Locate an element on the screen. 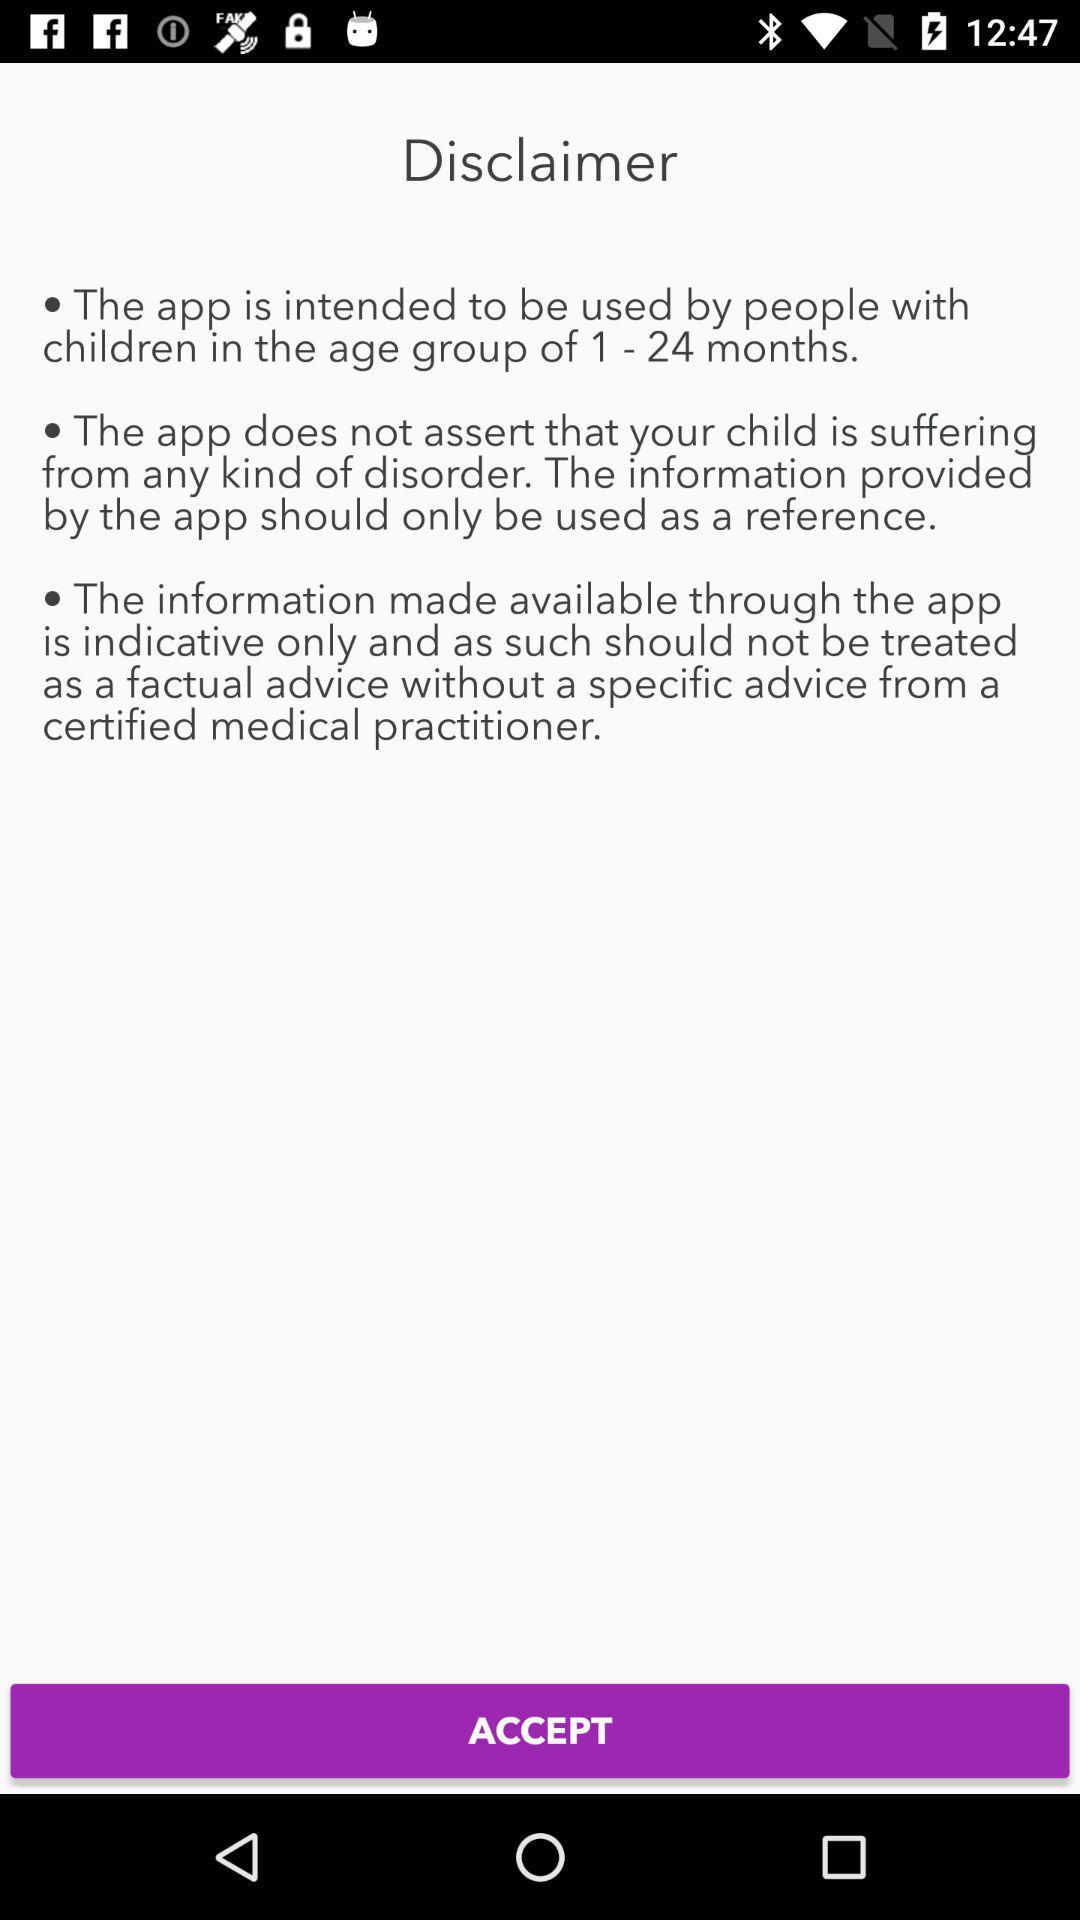  accept item is located at coordinates (540, 1730).